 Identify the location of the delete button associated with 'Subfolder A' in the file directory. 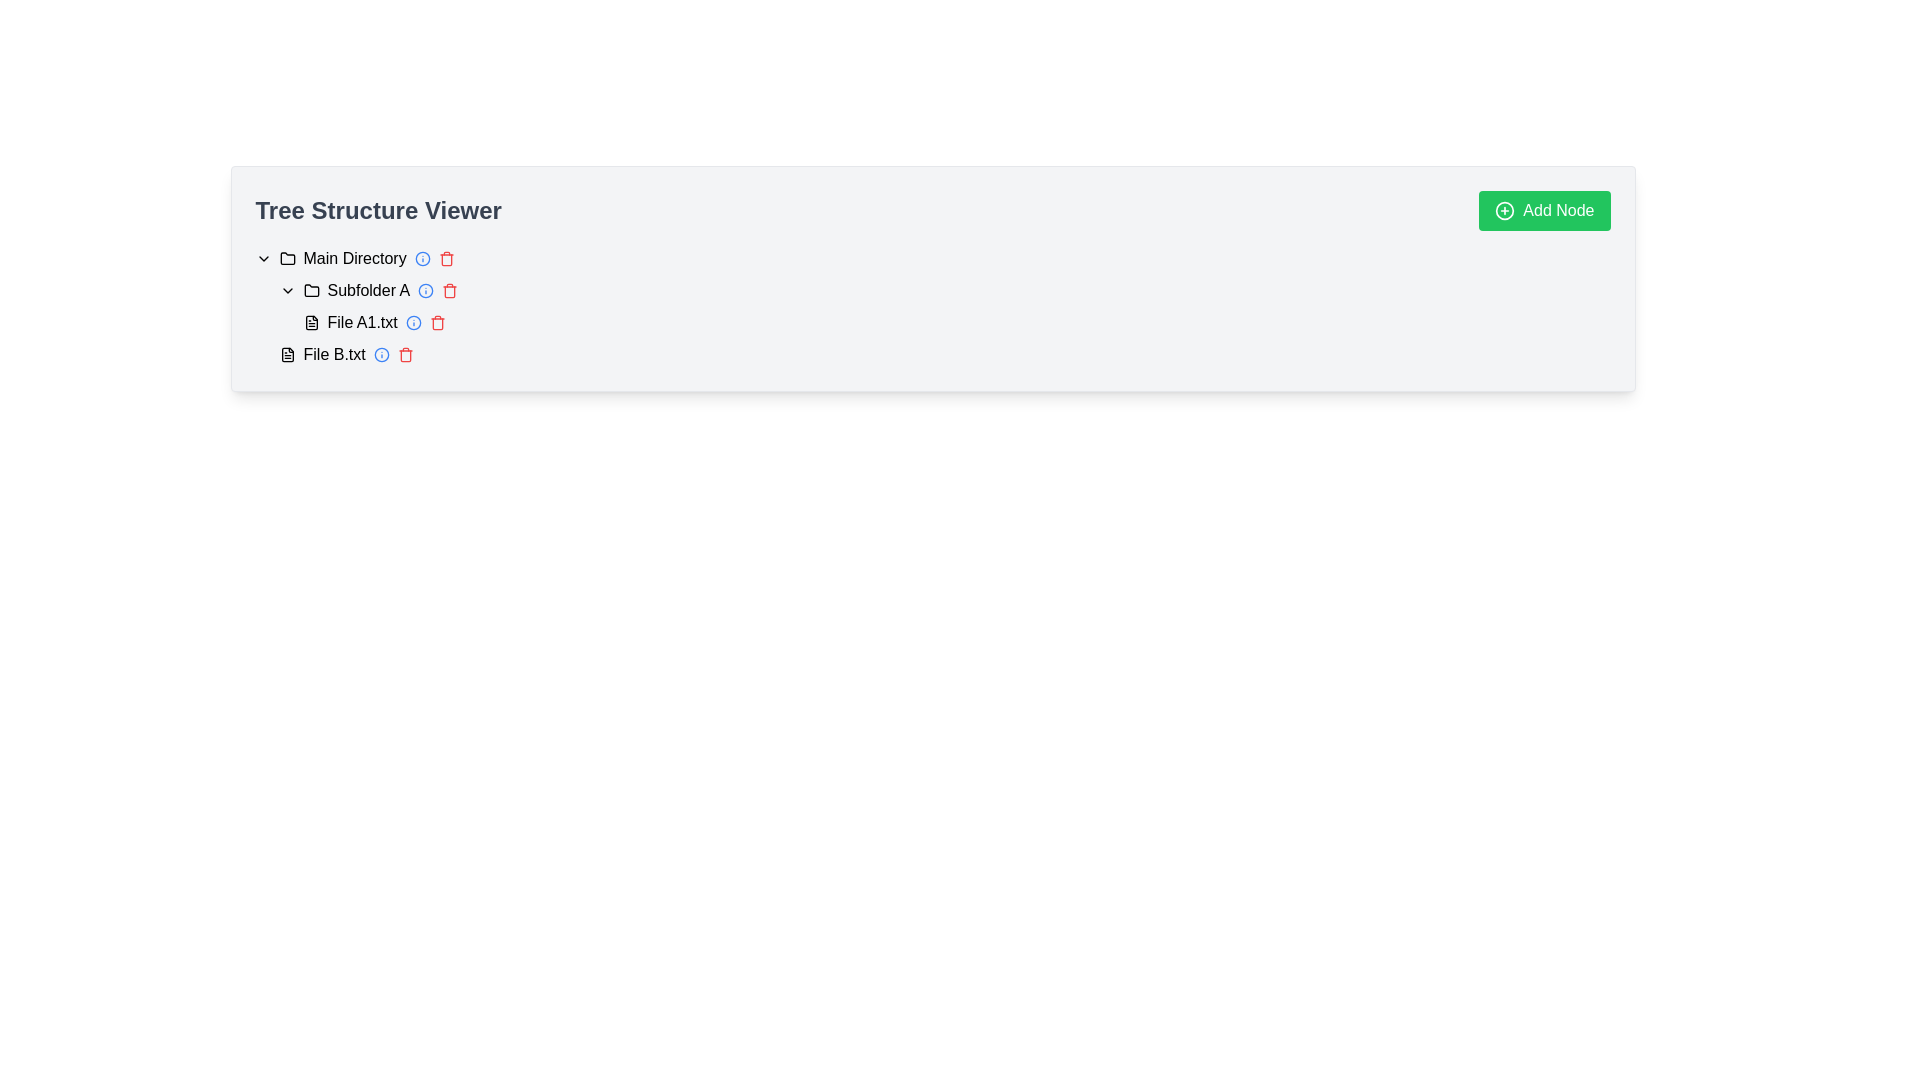
(449, 290).